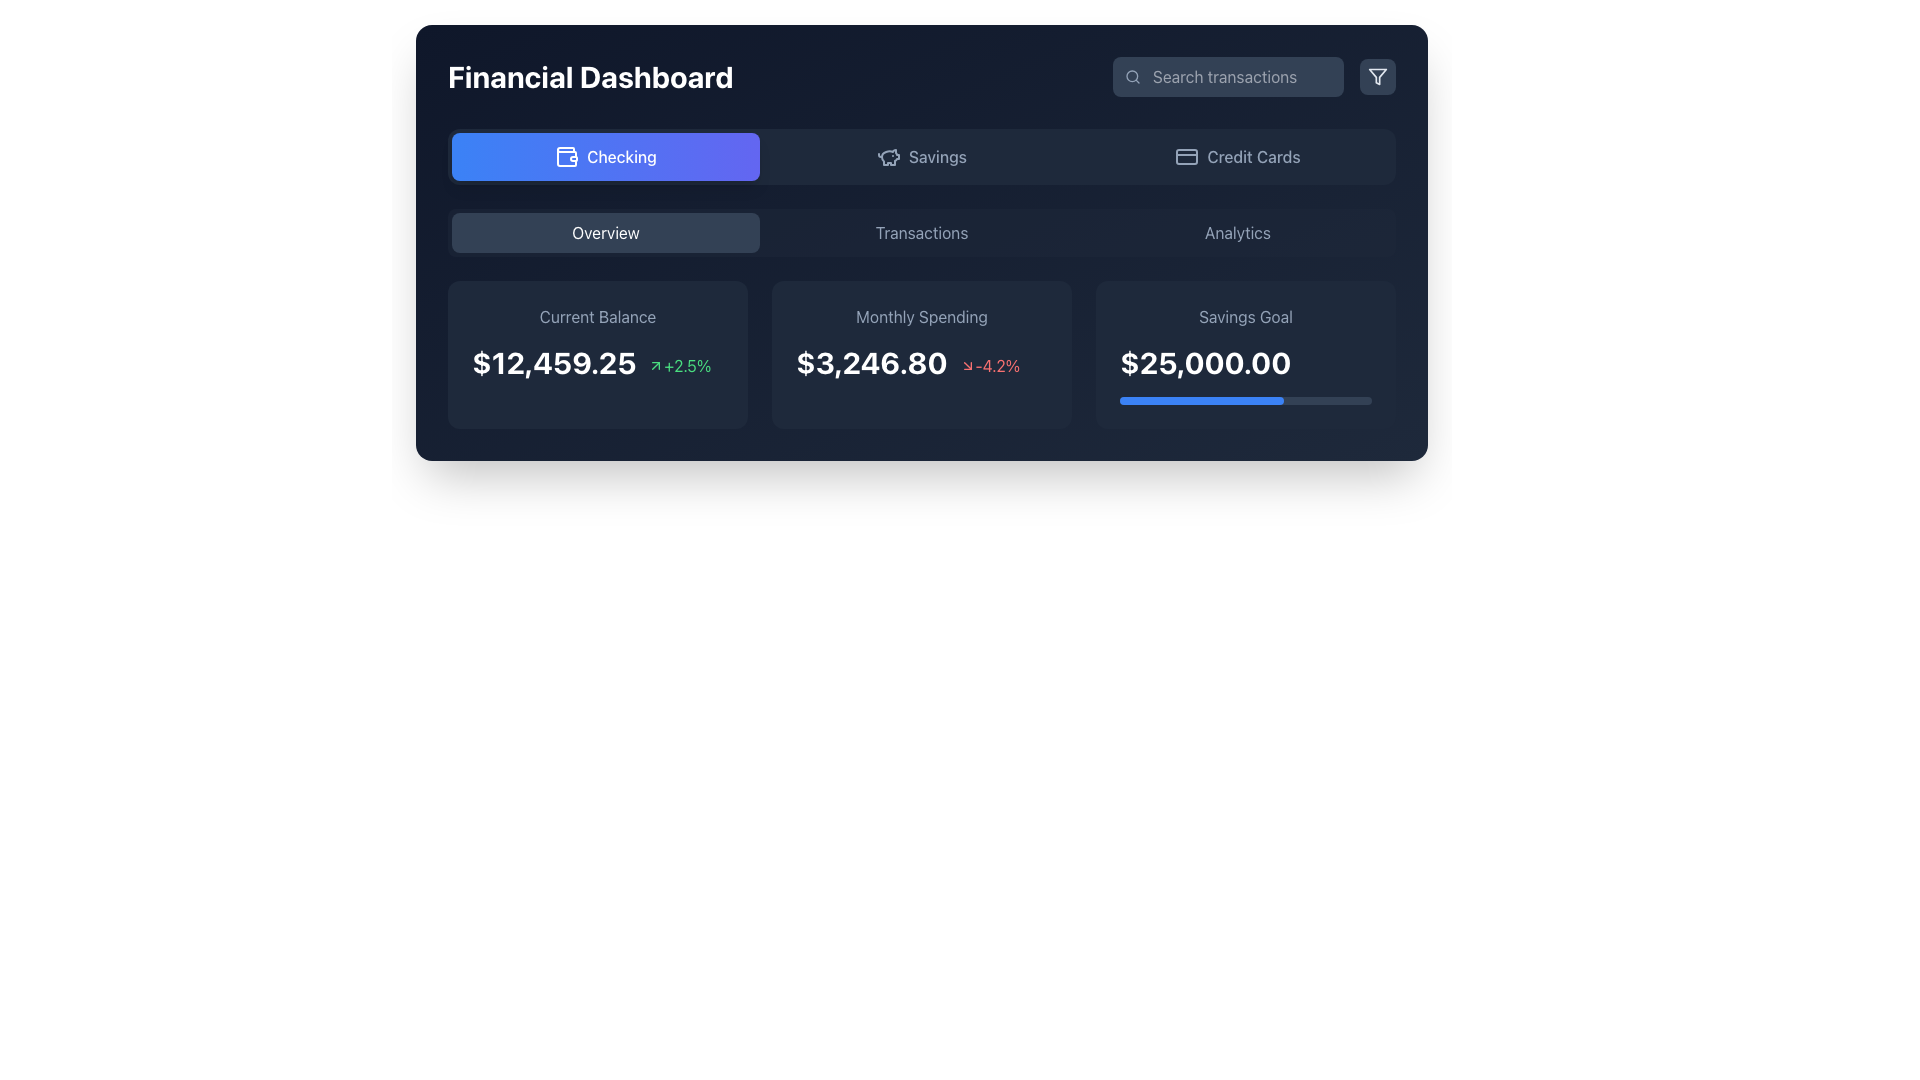 This screenshot has width=1920, height=1080. Describe the element at coordinates (1237, 231) in the screenshot. I see `the navigation link styled as a button, which is the last item in the horizontal navigation menu` at that location.